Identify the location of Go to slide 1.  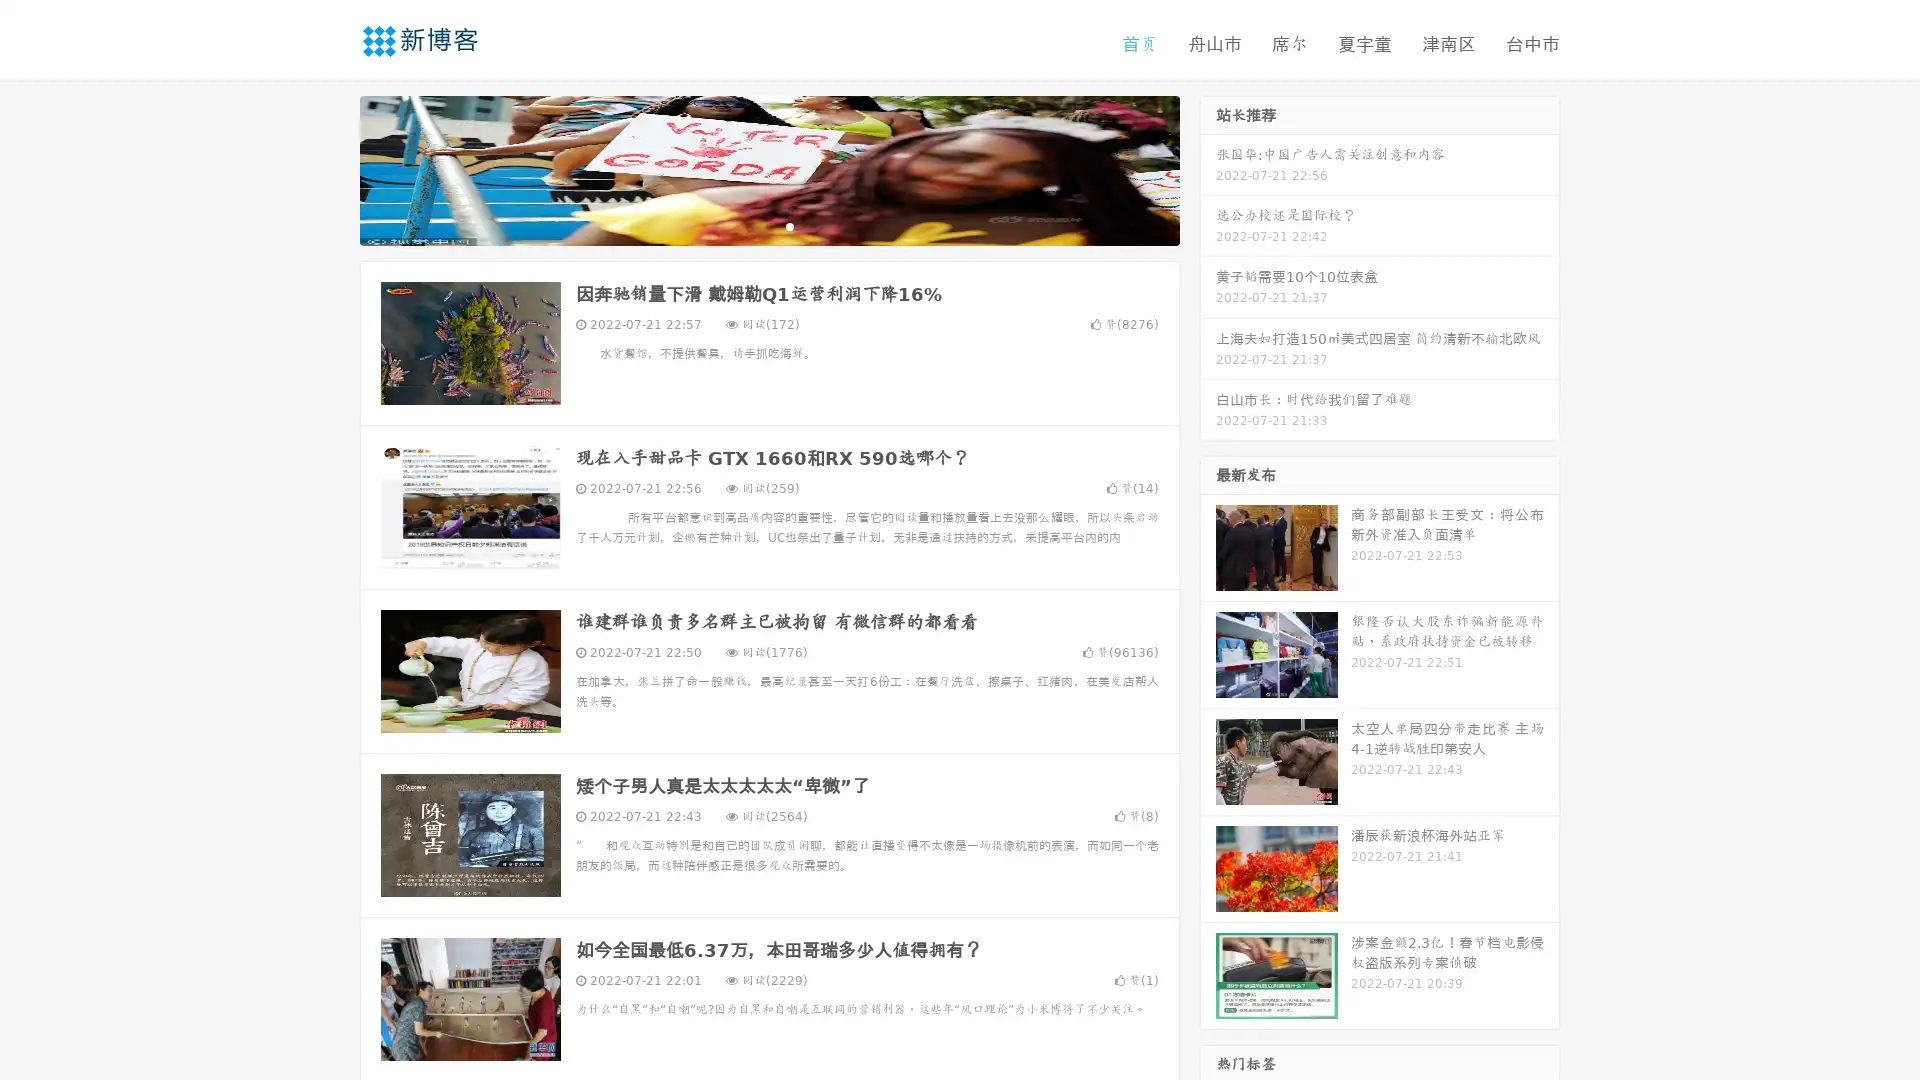
(748, 225).